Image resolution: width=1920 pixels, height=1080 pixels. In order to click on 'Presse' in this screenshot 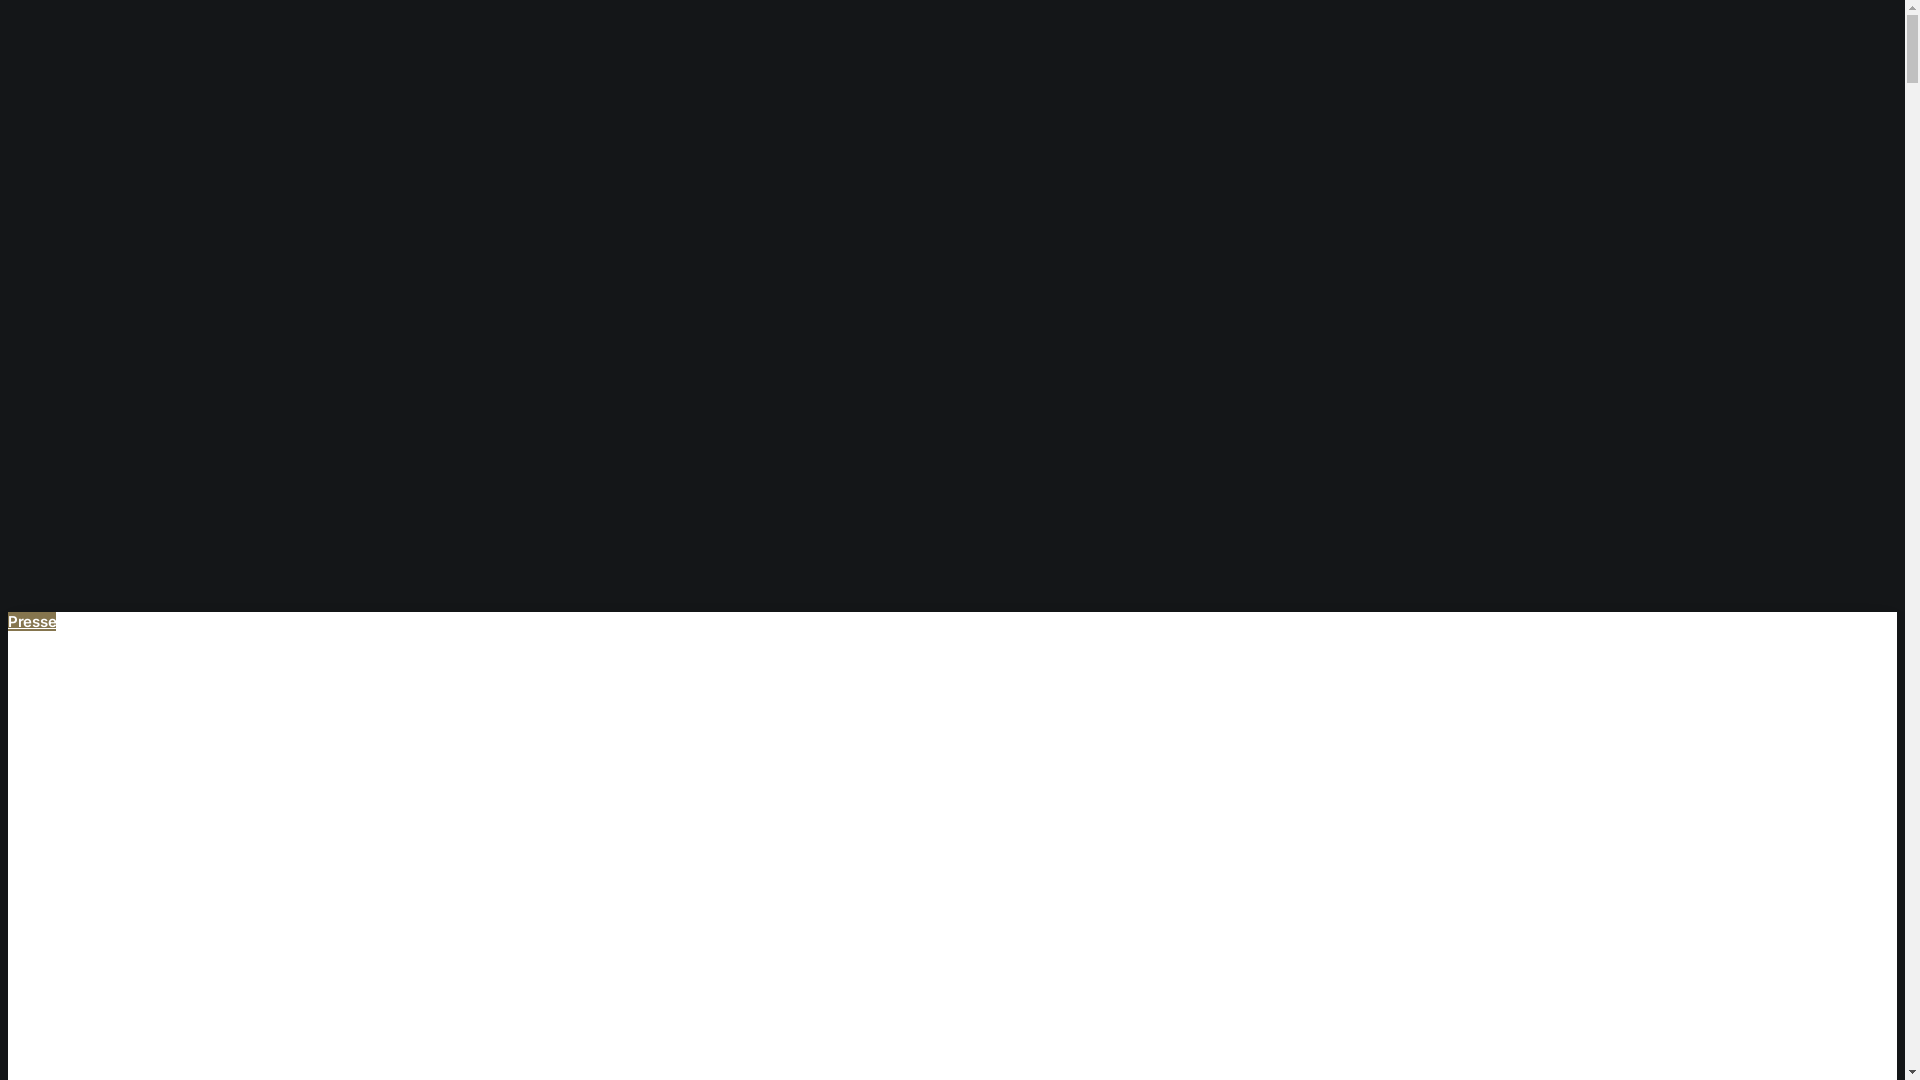, I will do `click(32, 620)`.